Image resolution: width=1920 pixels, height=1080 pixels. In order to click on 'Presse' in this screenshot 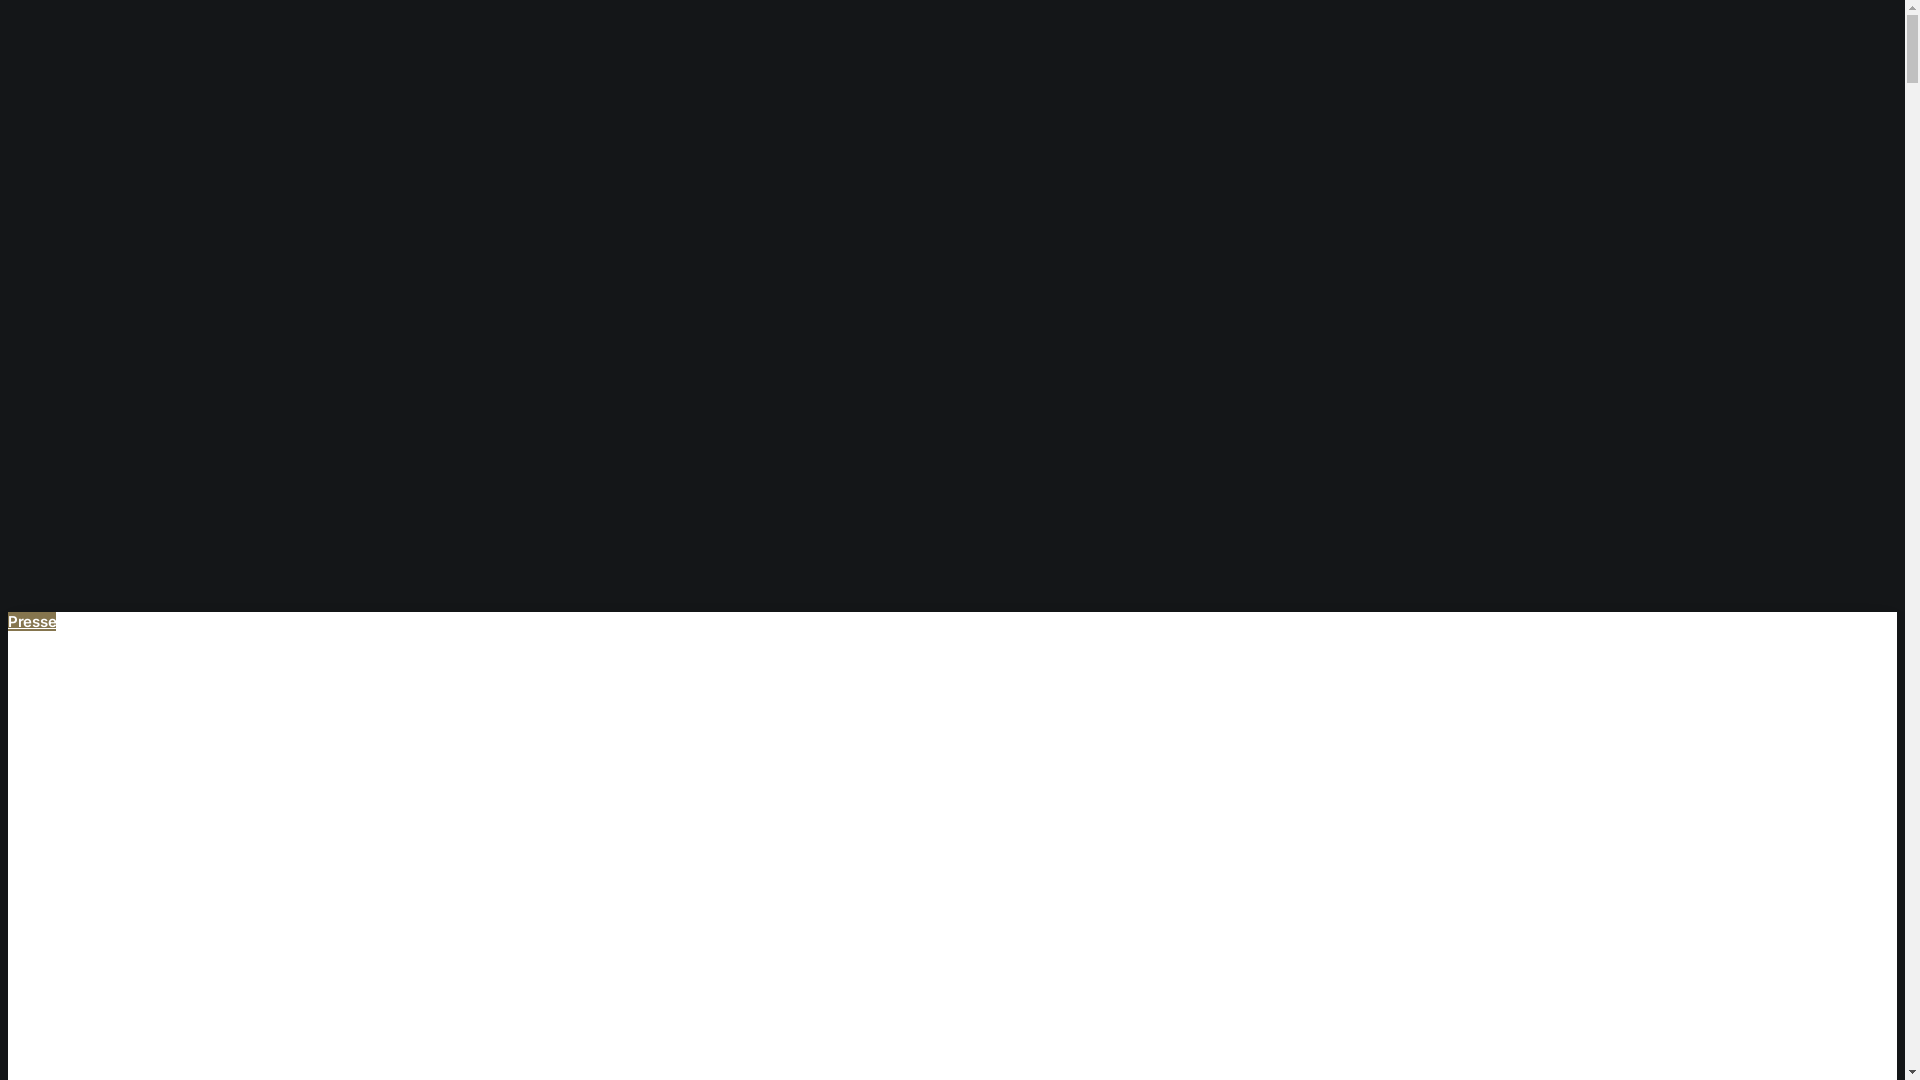, I will do `click(32, 620)`.